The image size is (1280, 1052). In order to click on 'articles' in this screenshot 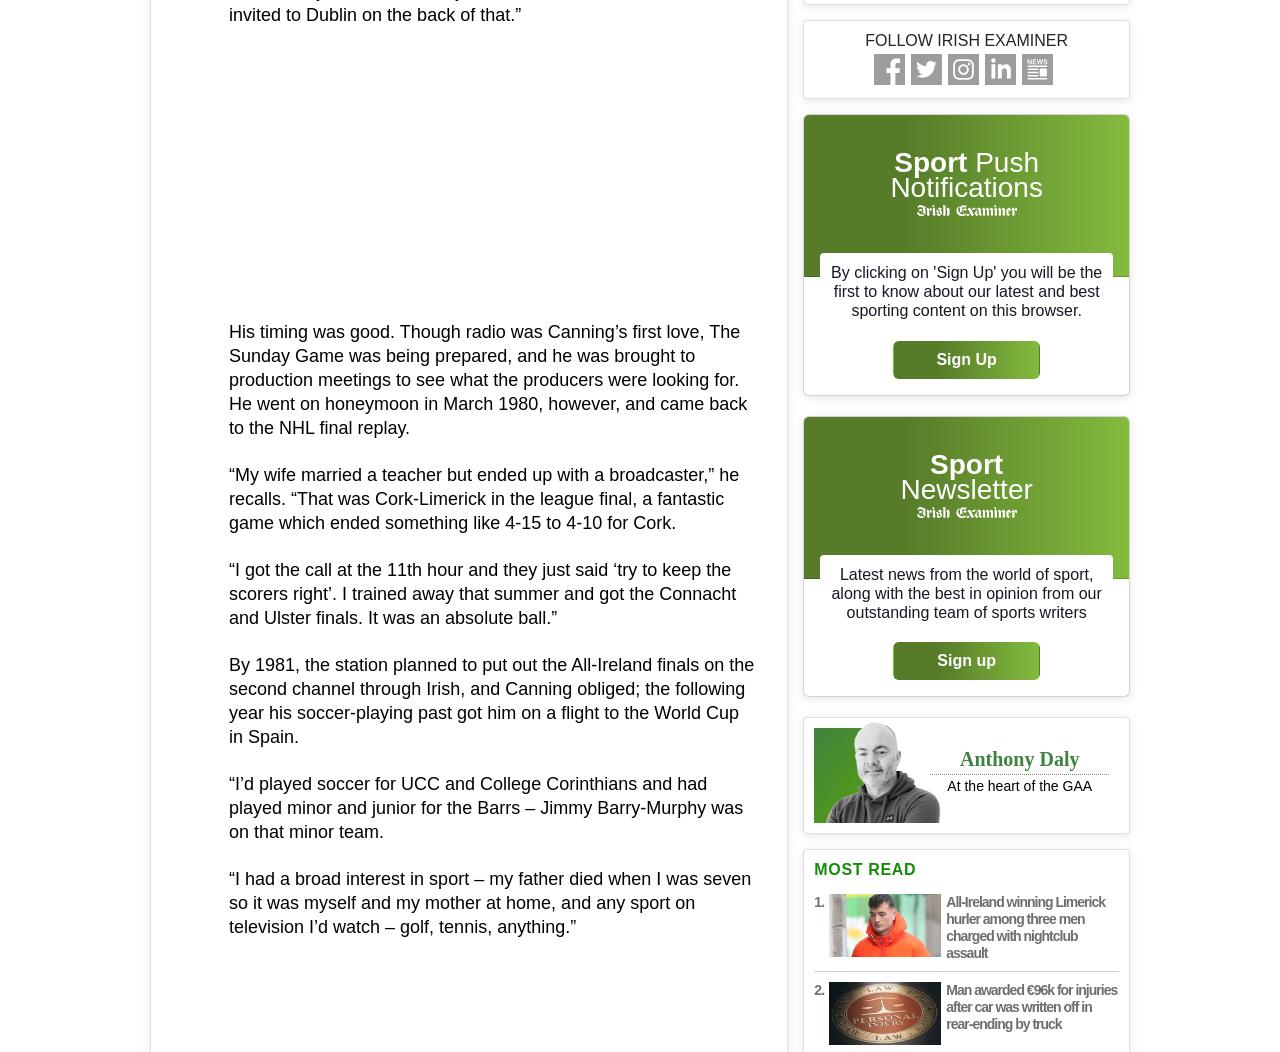, I will do `click(405, 198)`.